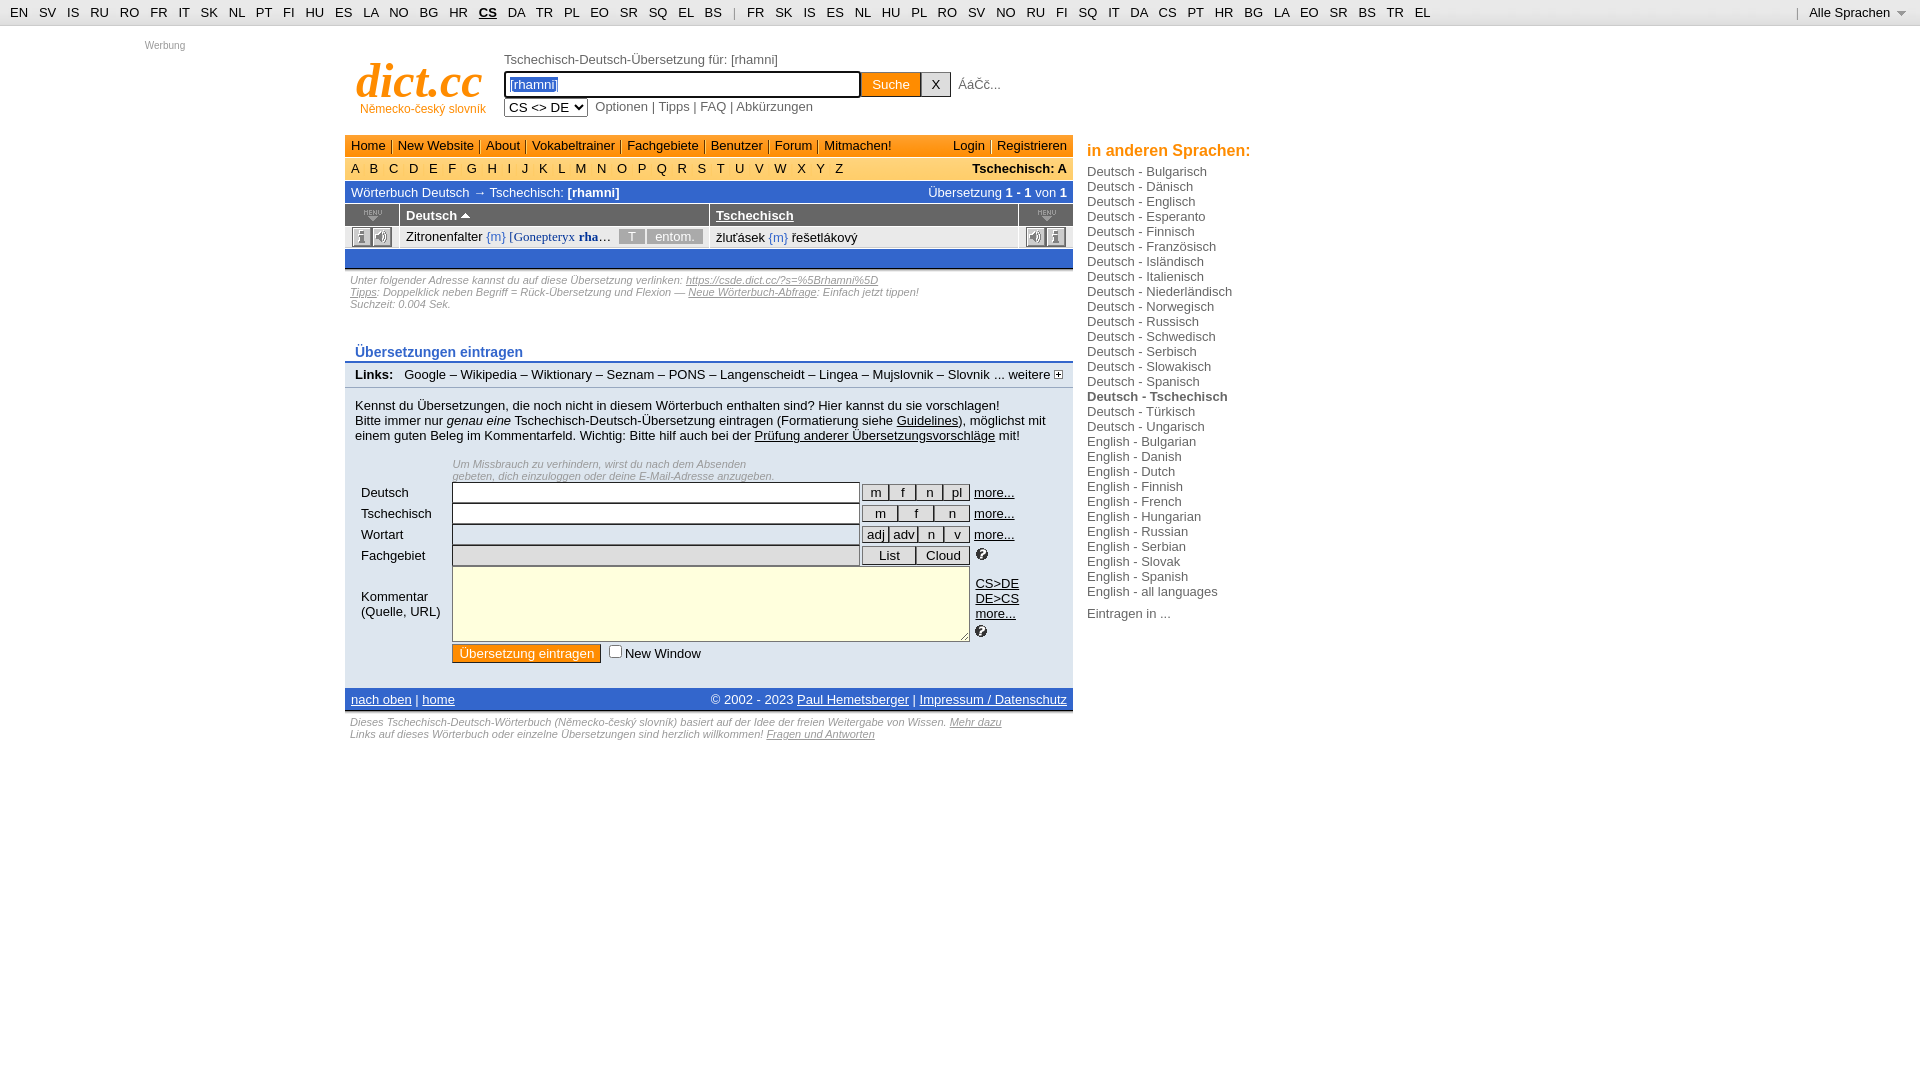 The image size is (1920, 1080). Describe the element at coordinates (1060, 12) in the screenshot. I see `'FI'` at that location.